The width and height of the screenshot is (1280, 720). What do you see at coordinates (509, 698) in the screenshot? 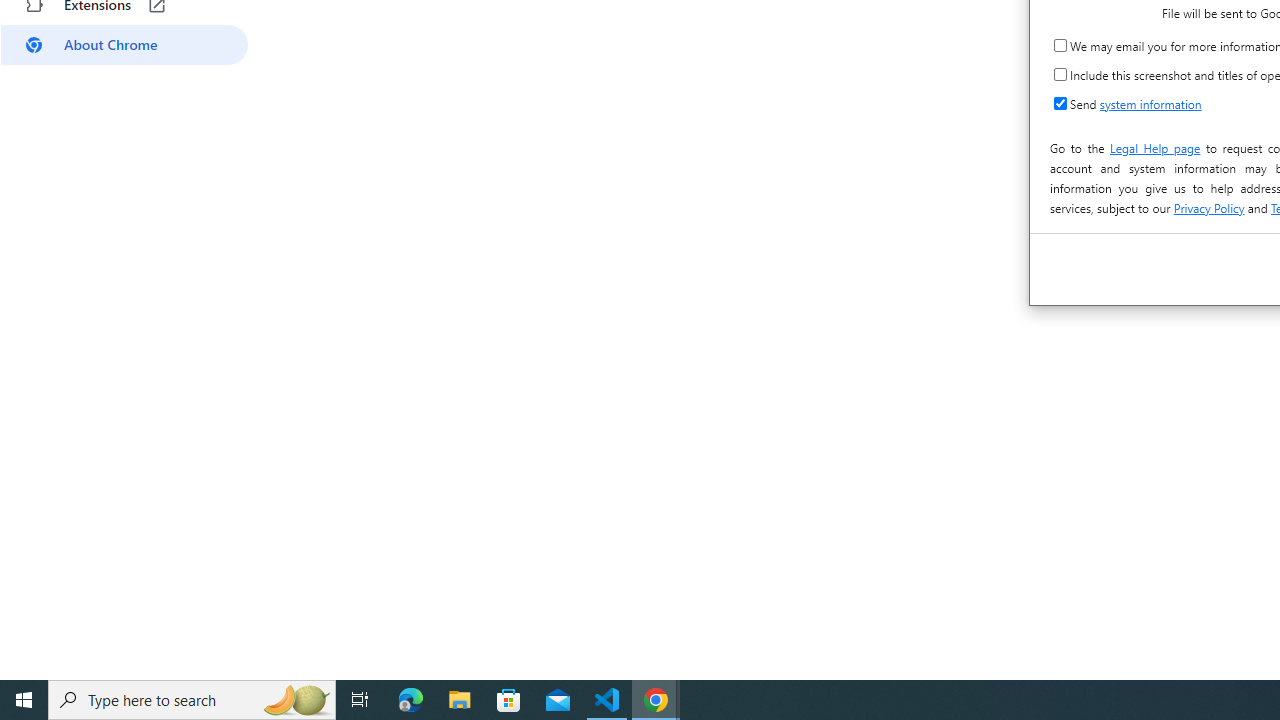
I see `'Microsoft Store'` at bounding box center [509, 698].